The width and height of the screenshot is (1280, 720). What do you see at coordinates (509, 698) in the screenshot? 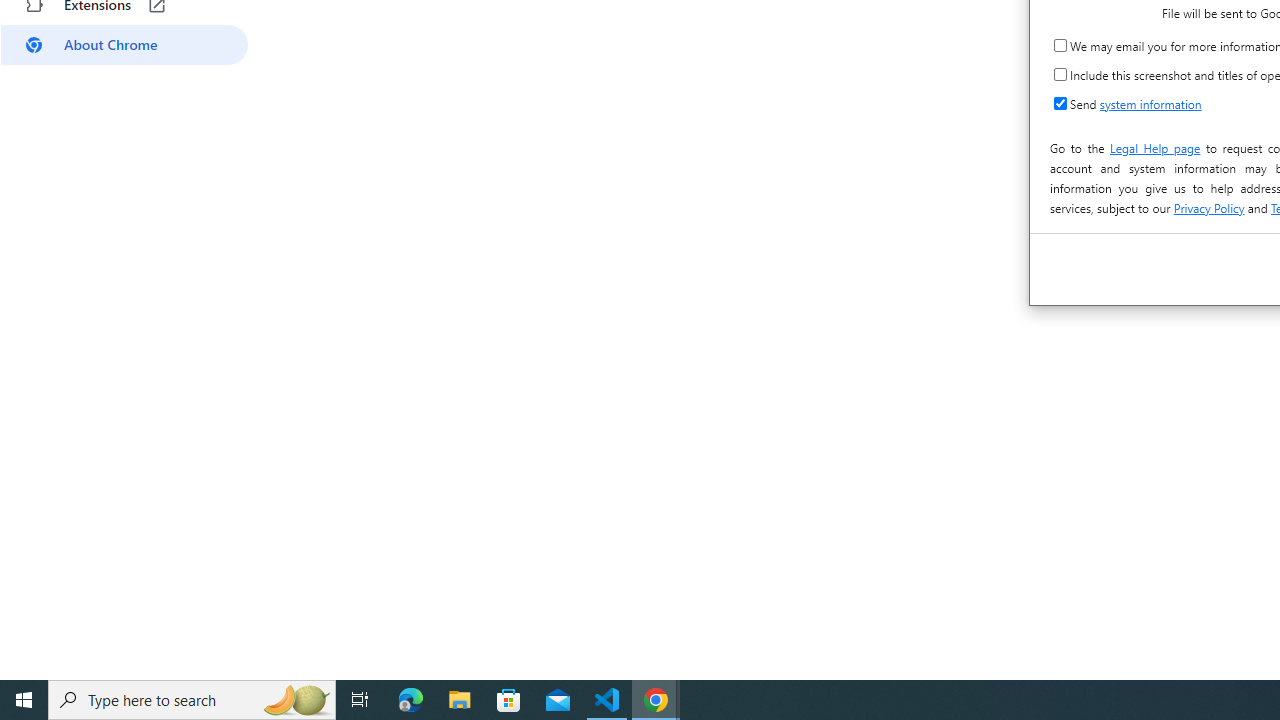
I see `'Microsoft Store'` at bounding box center [509, 698].